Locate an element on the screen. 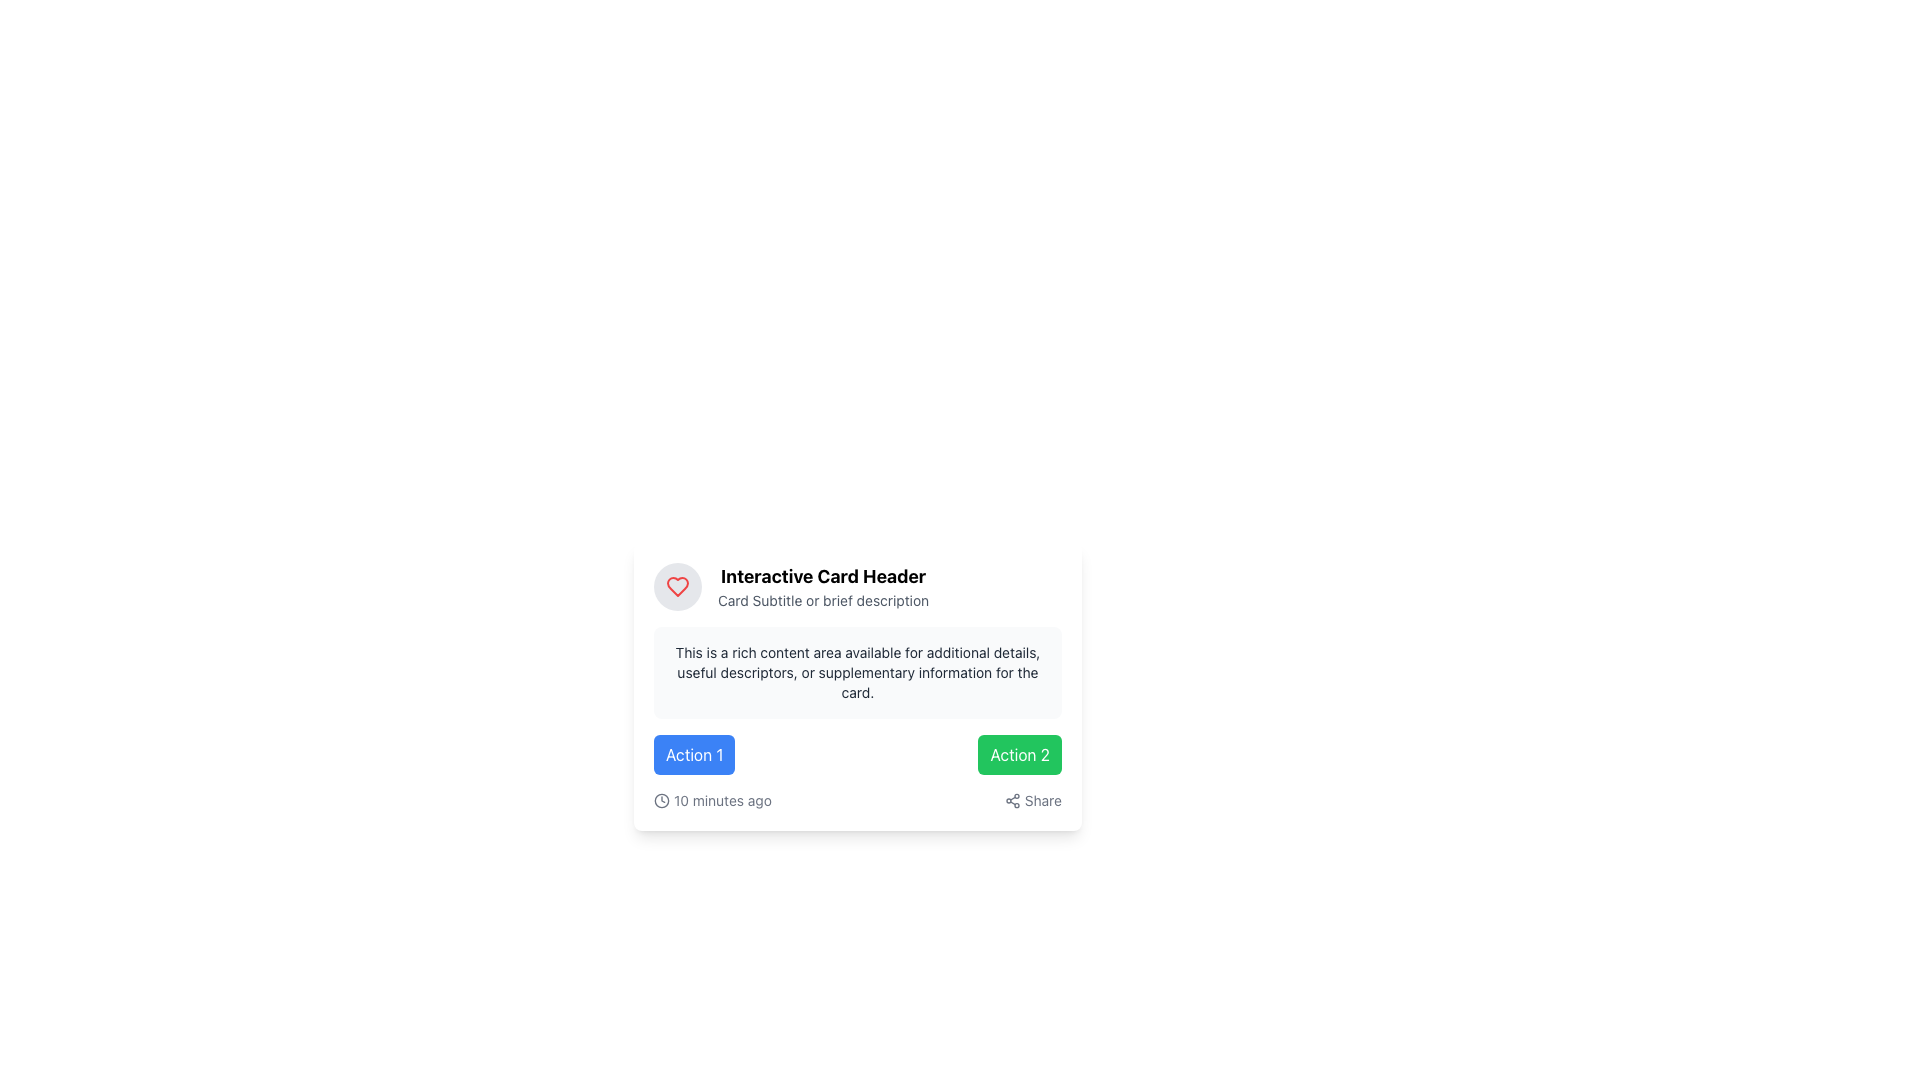 The height and width of the screenshot is (1080, 1920). the icon located at the top-left corner of the card component, adjacent to the 'Interactive Card Header', which signifies favorites or emotional emphasis is located at coordinates (677, 585).